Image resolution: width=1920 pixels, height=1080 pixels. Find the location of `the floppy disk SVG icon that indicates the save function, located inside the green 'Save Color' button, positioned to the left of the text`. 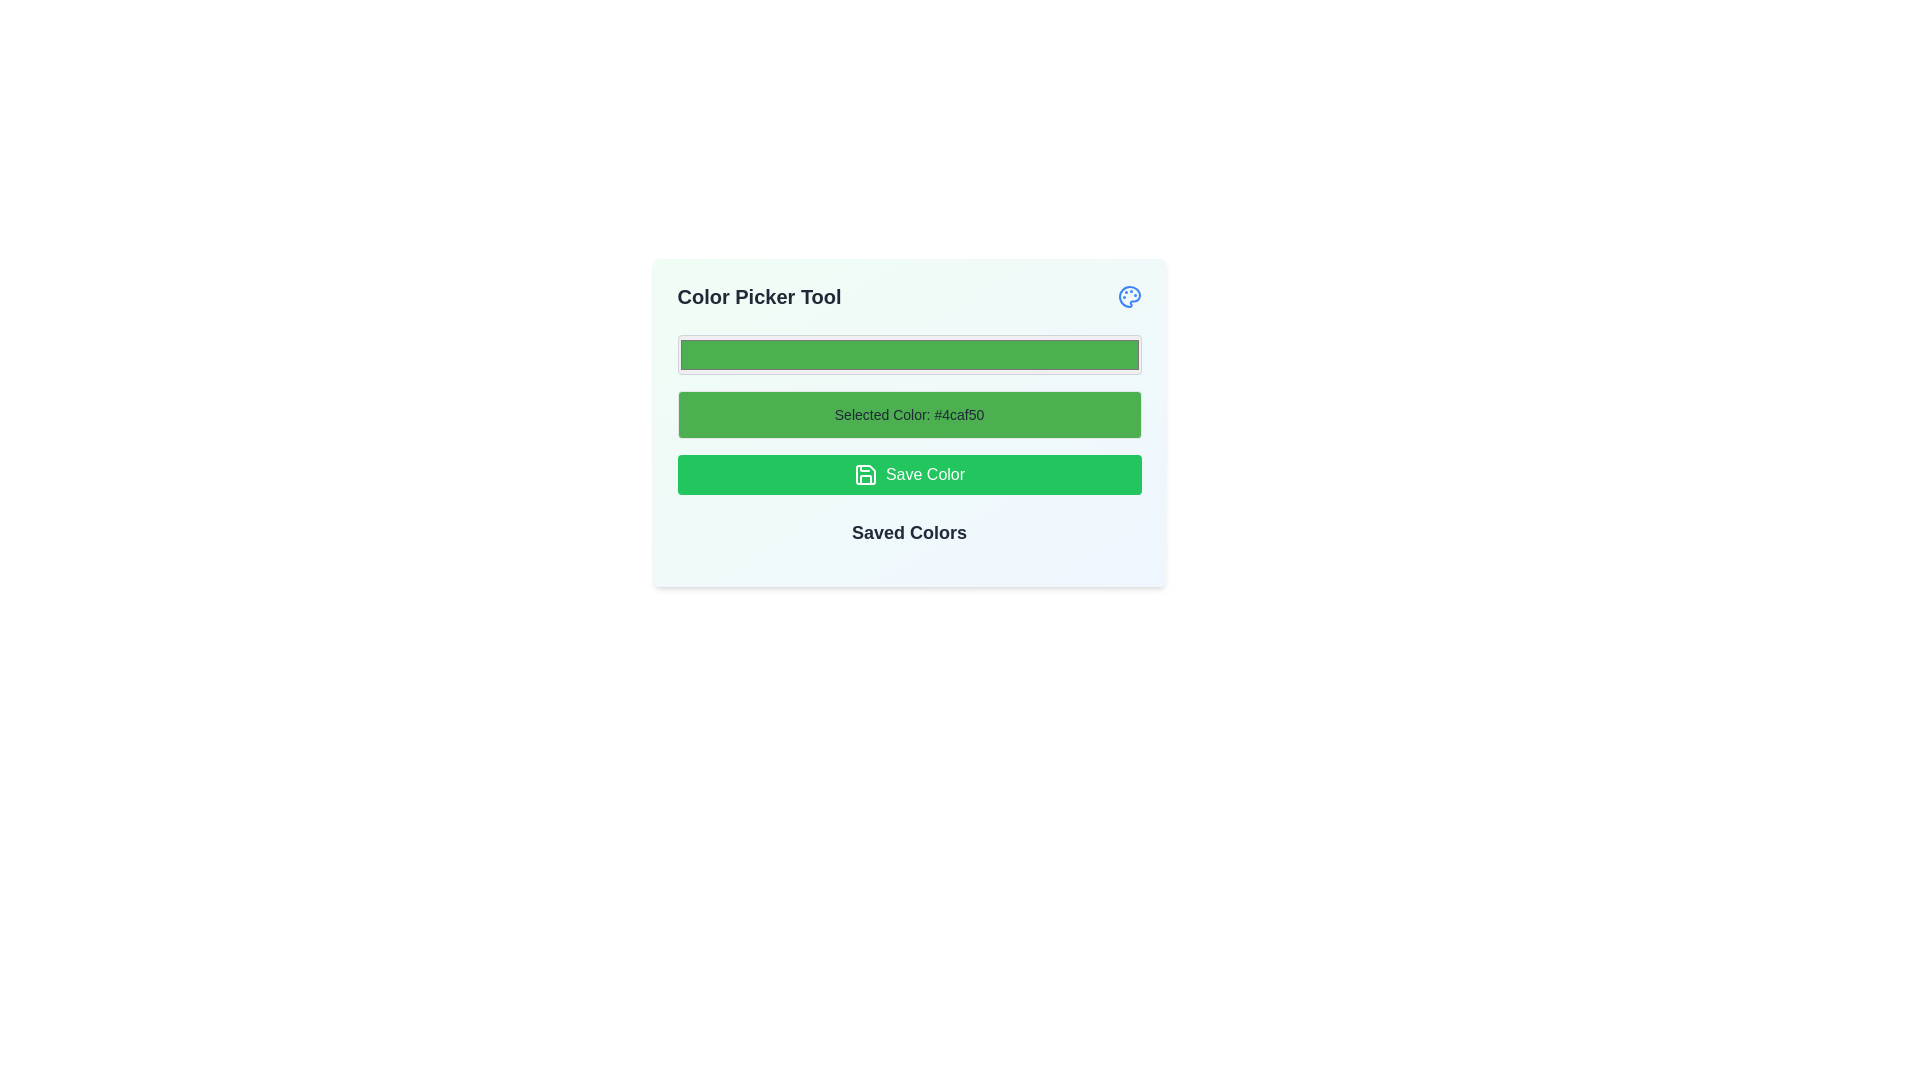

the floppy disk SVG icon that indicates the save function, located inside the green 'Save Color' button, positioned to the left of the text is located at coordinates (865, 474).